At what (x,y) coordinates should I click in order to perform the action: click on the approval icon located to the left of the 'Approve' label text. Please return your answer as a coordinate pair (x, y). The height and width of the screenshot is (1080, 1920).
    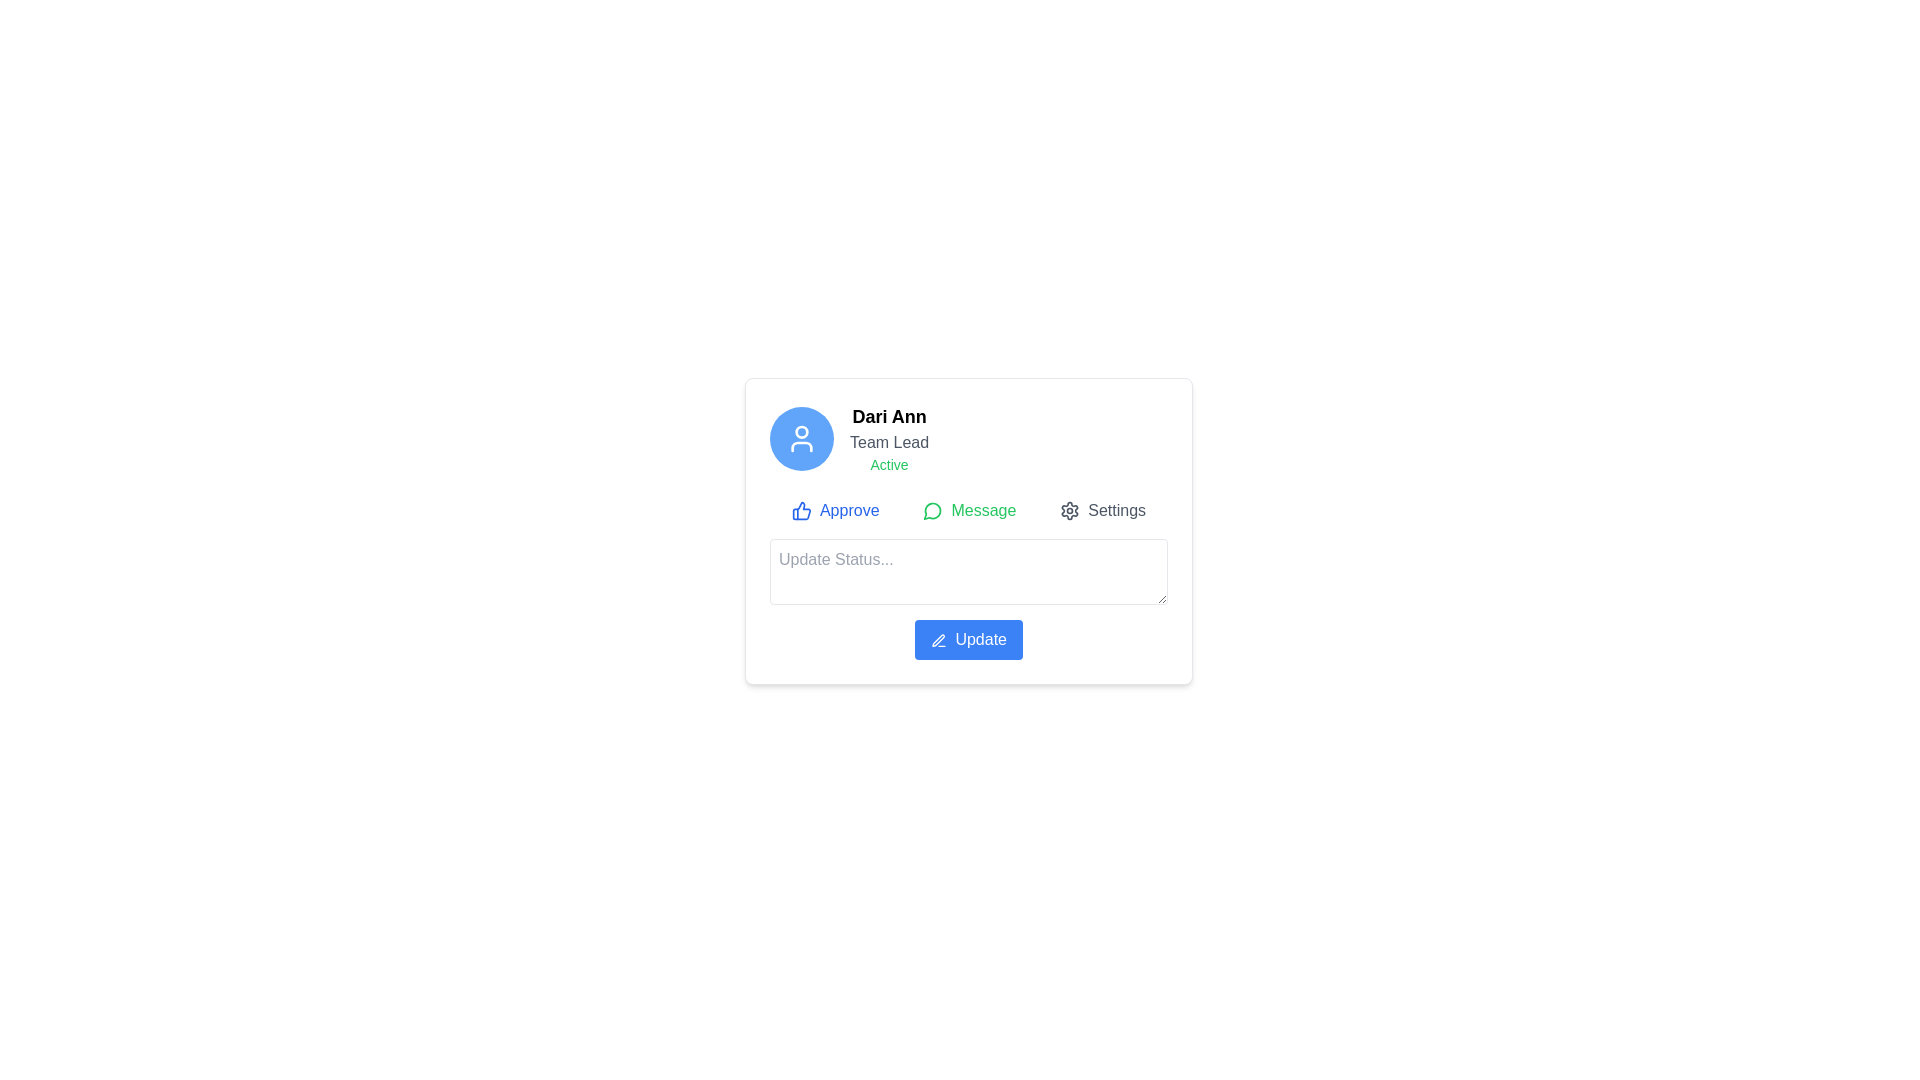
    Looking at the image, I should click on (801, 509).